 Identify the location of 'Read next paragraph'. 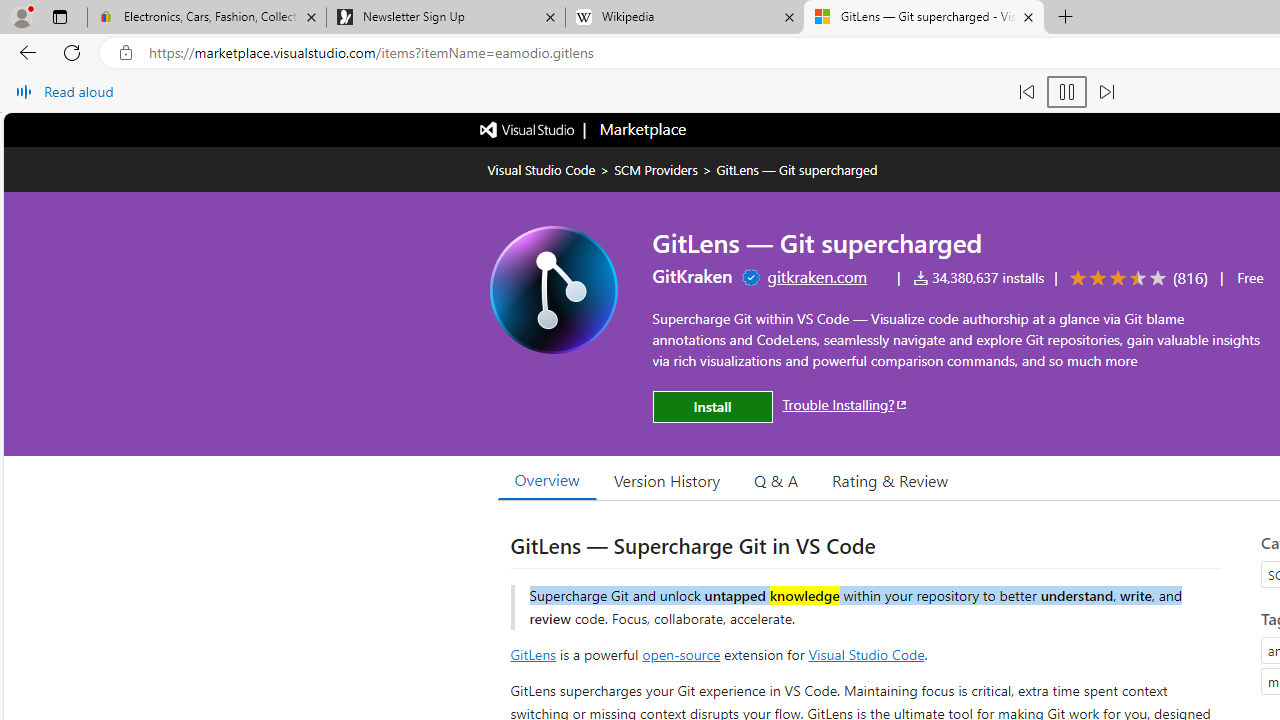
(1104, 92).